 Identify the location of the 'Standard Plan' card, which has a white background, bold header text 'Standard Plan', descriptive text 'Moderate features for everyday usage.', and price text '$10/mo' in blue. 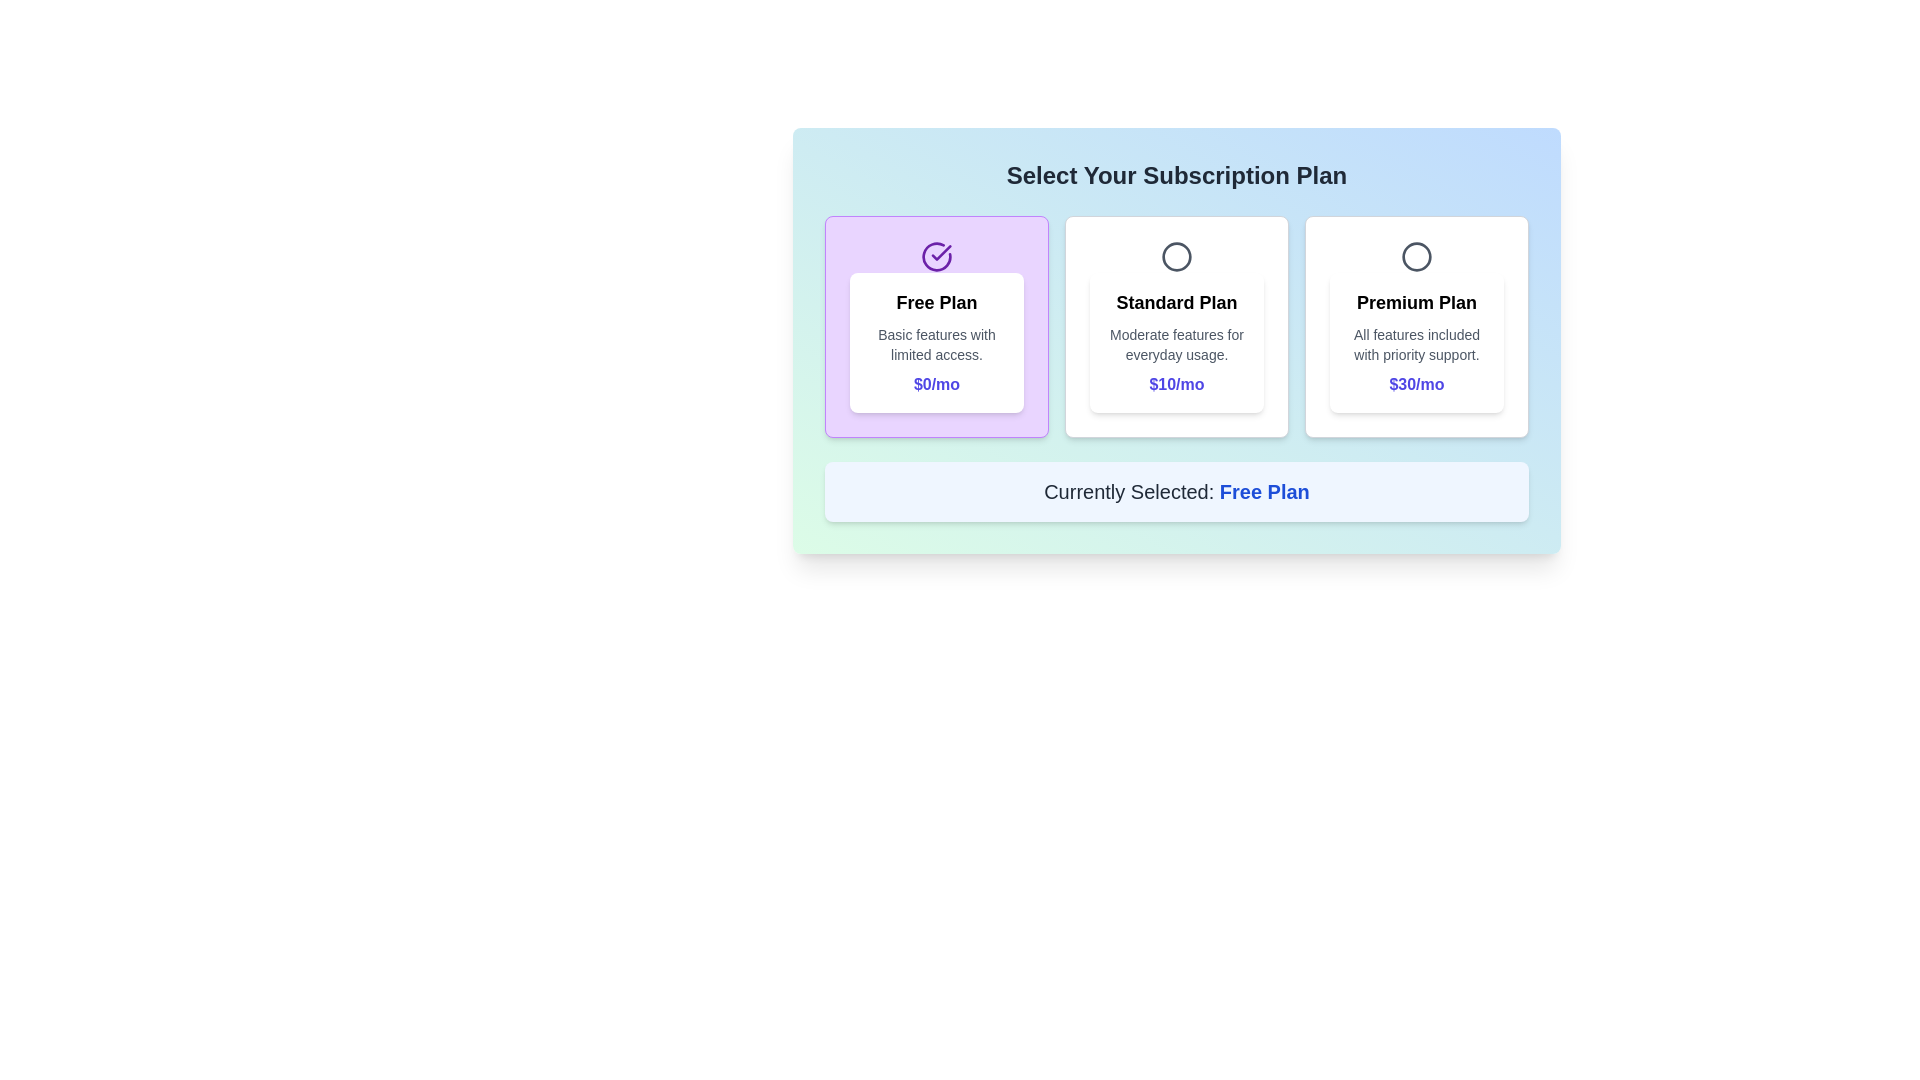
(1176, 326).